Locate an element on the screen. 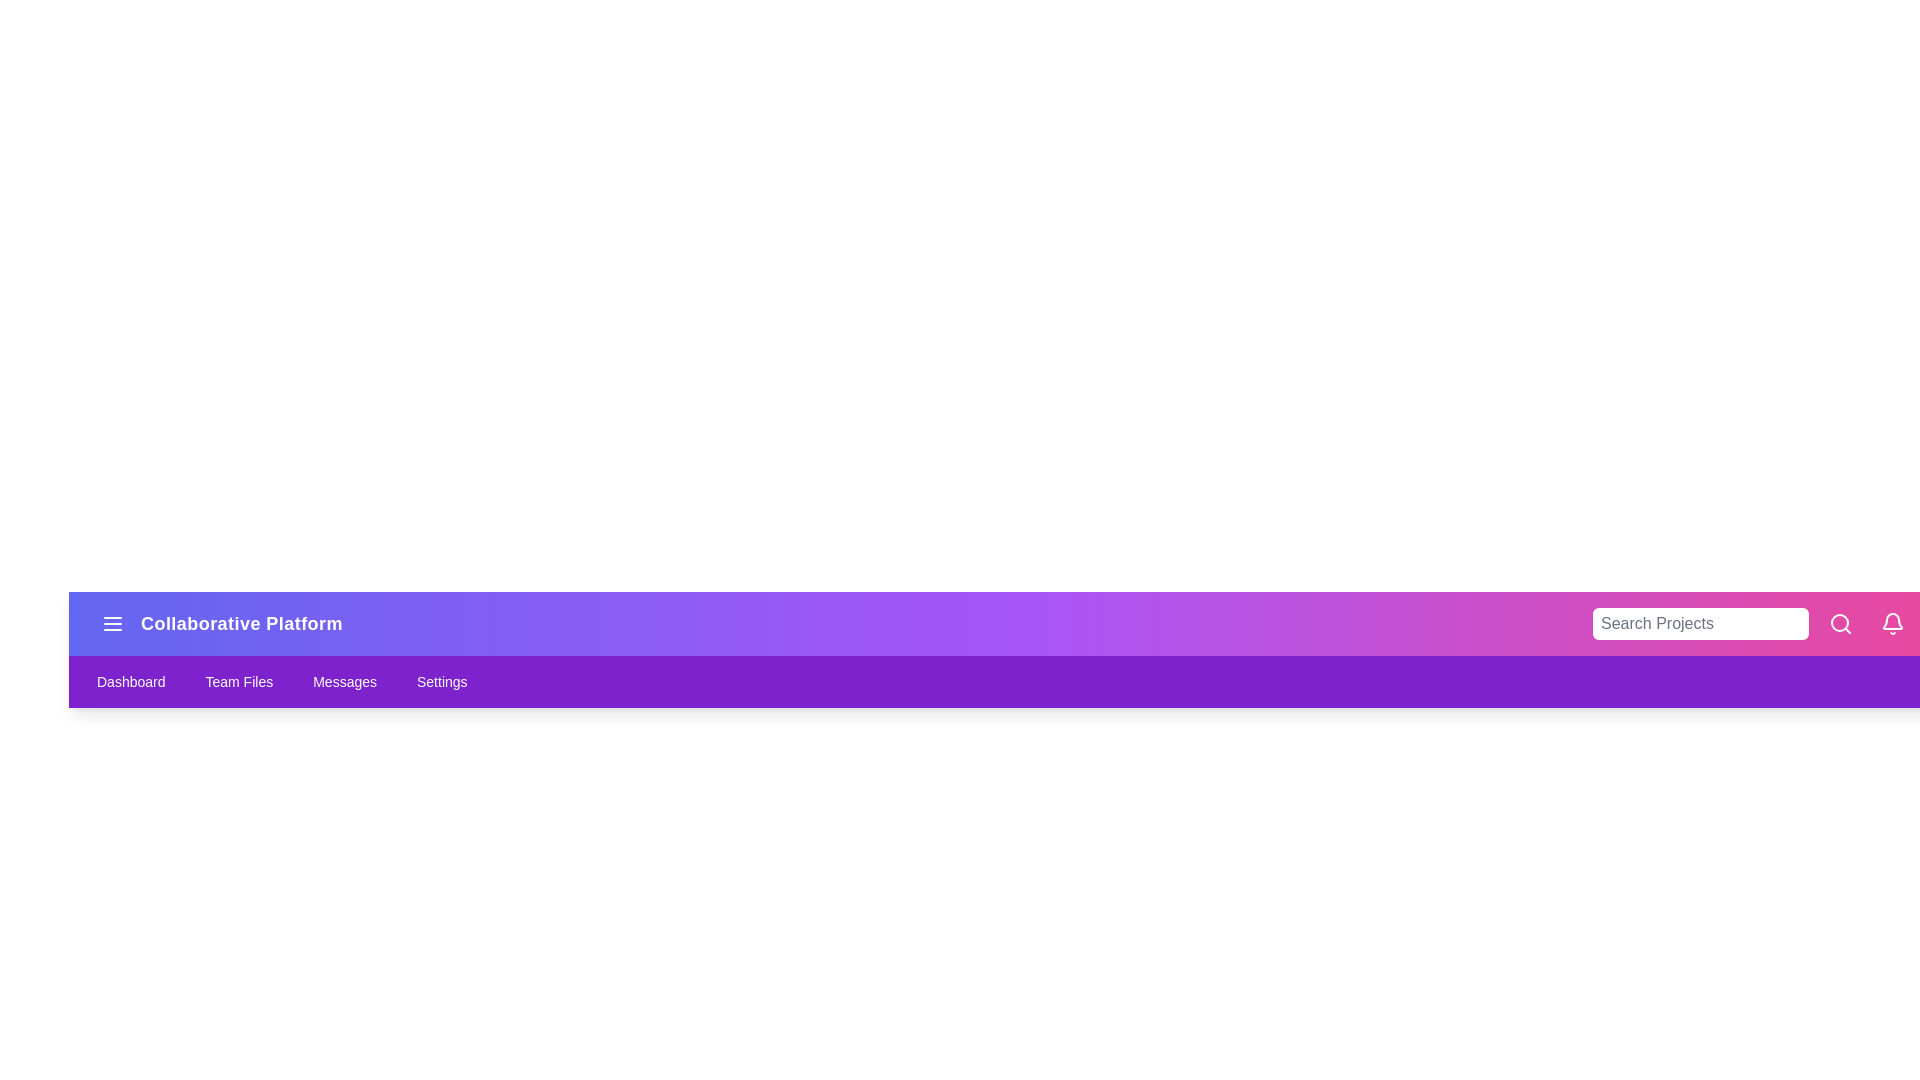  the first navigation button in the header that links to the dashboard page to trigger visual feedback is located at coordinates (130, 681).